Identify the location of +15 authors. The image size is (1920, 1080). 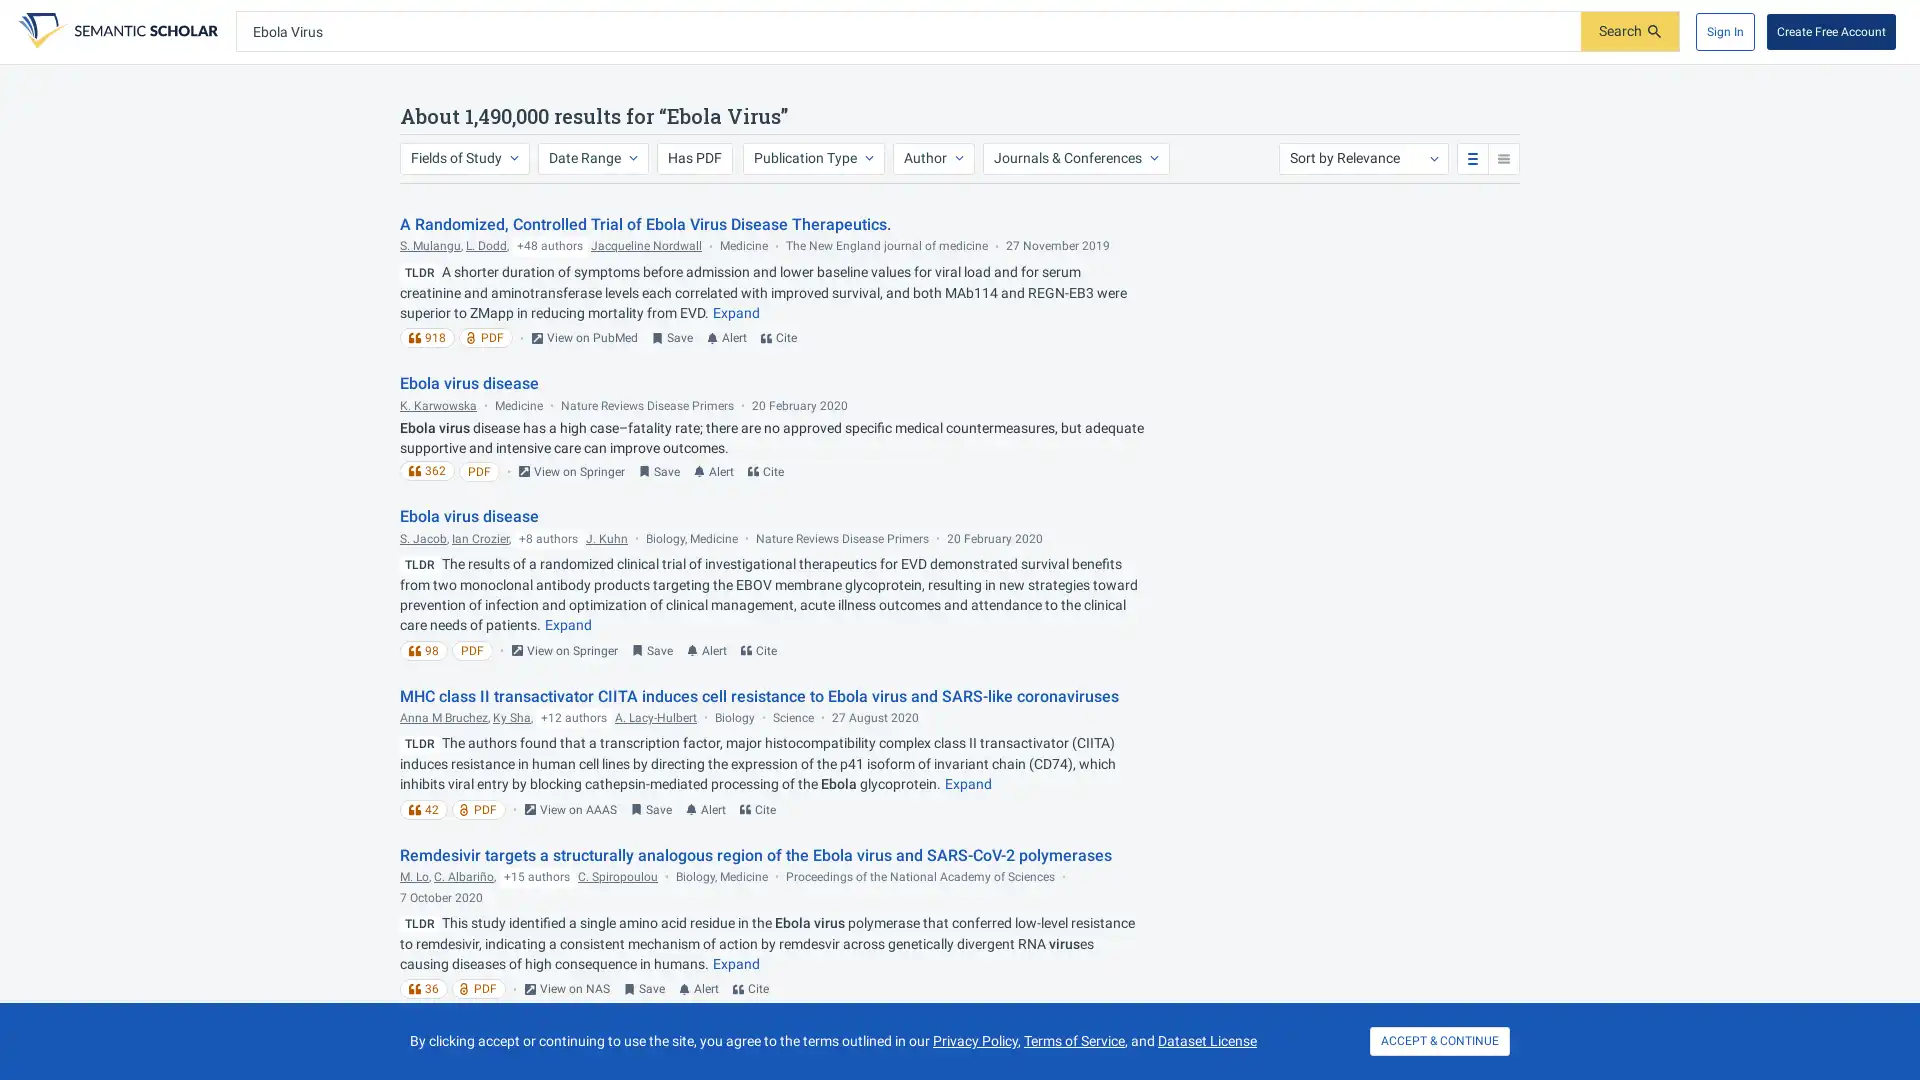
(537, 875).